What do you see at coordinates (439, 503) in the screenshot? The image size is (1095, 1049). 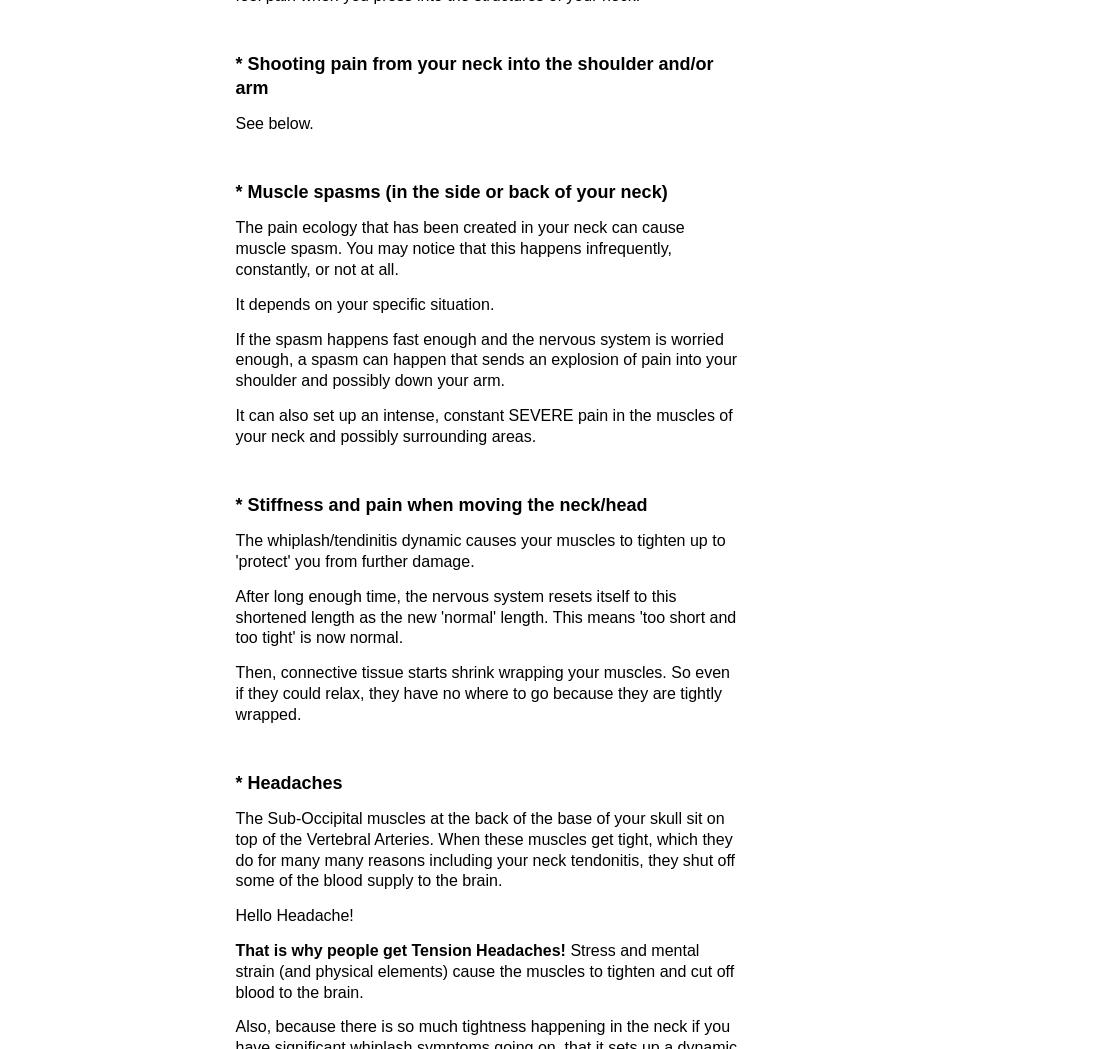 I see `'* Stiffness and pain when moving the neck/head'` at bounding box center [439, 503].